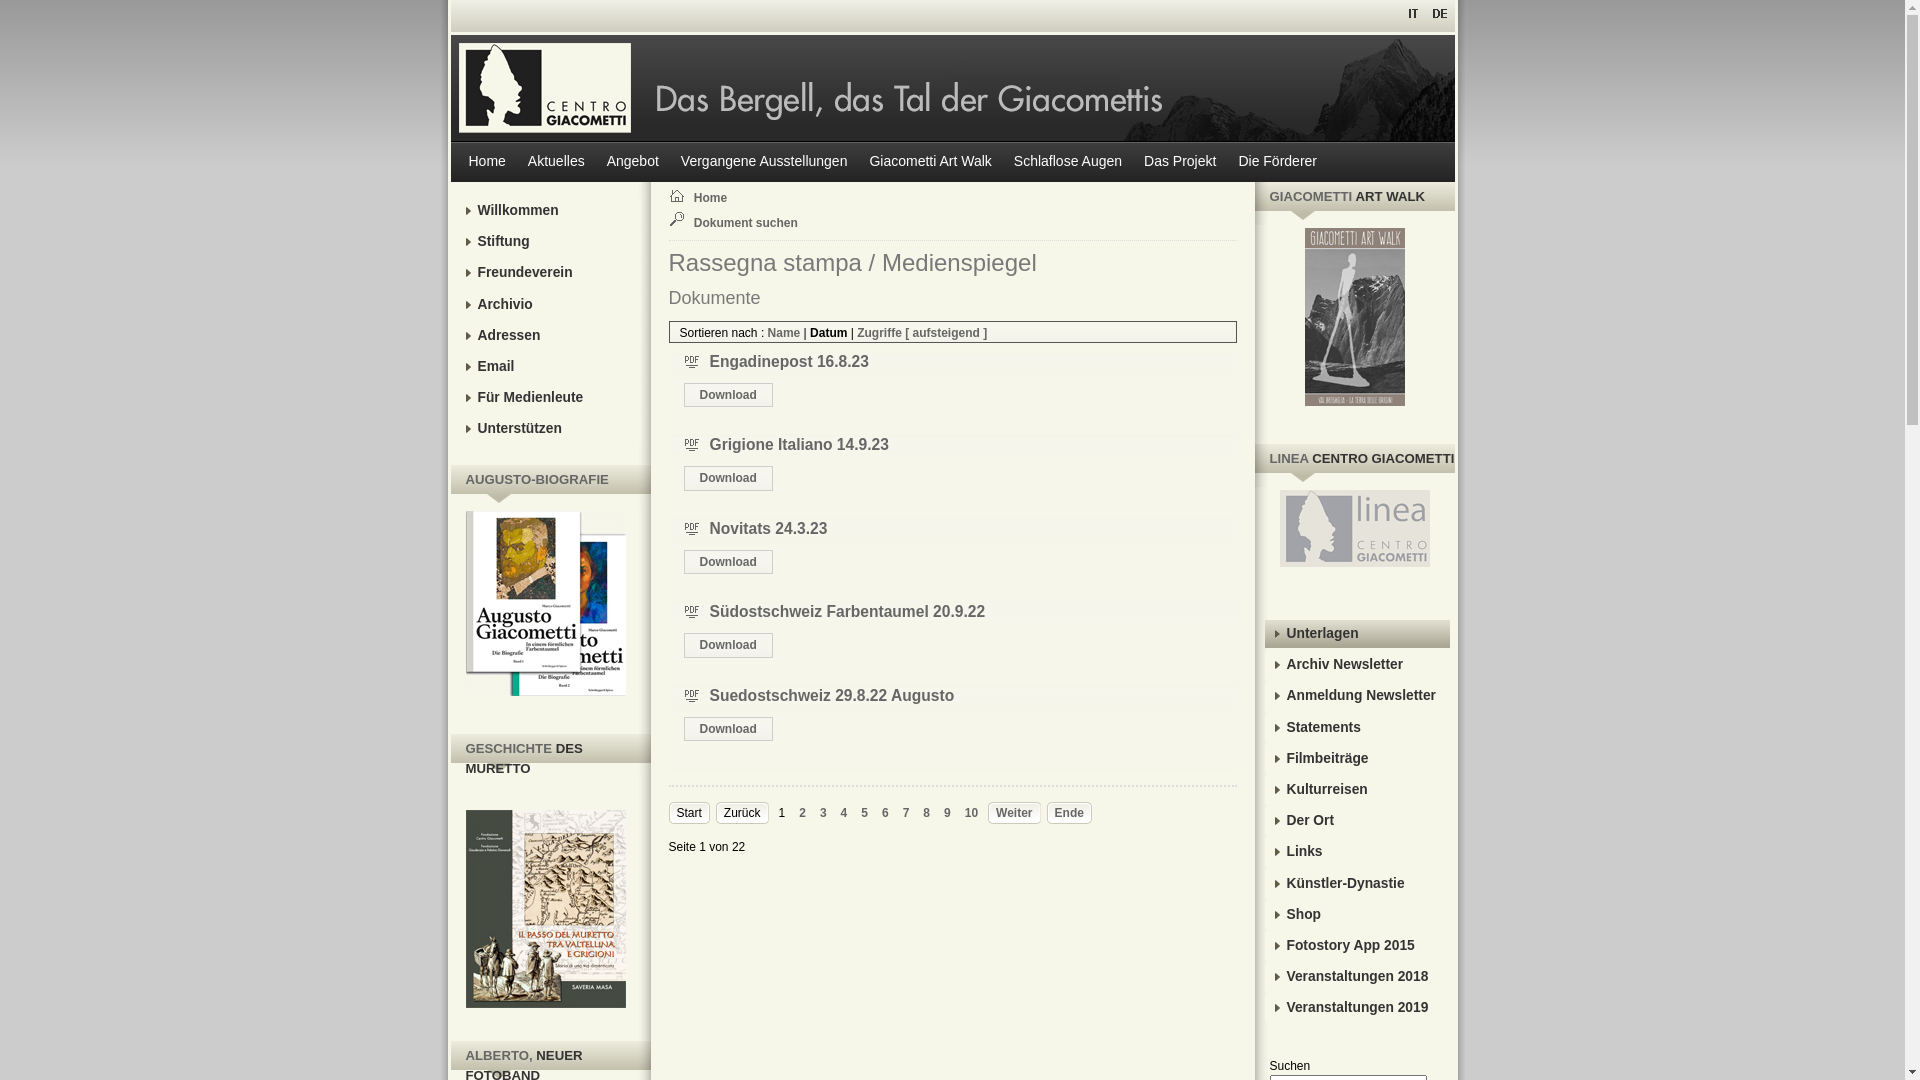  Describe the element at coordinates (1413, 12) in the screenshot. I see `'IT'` at that location.